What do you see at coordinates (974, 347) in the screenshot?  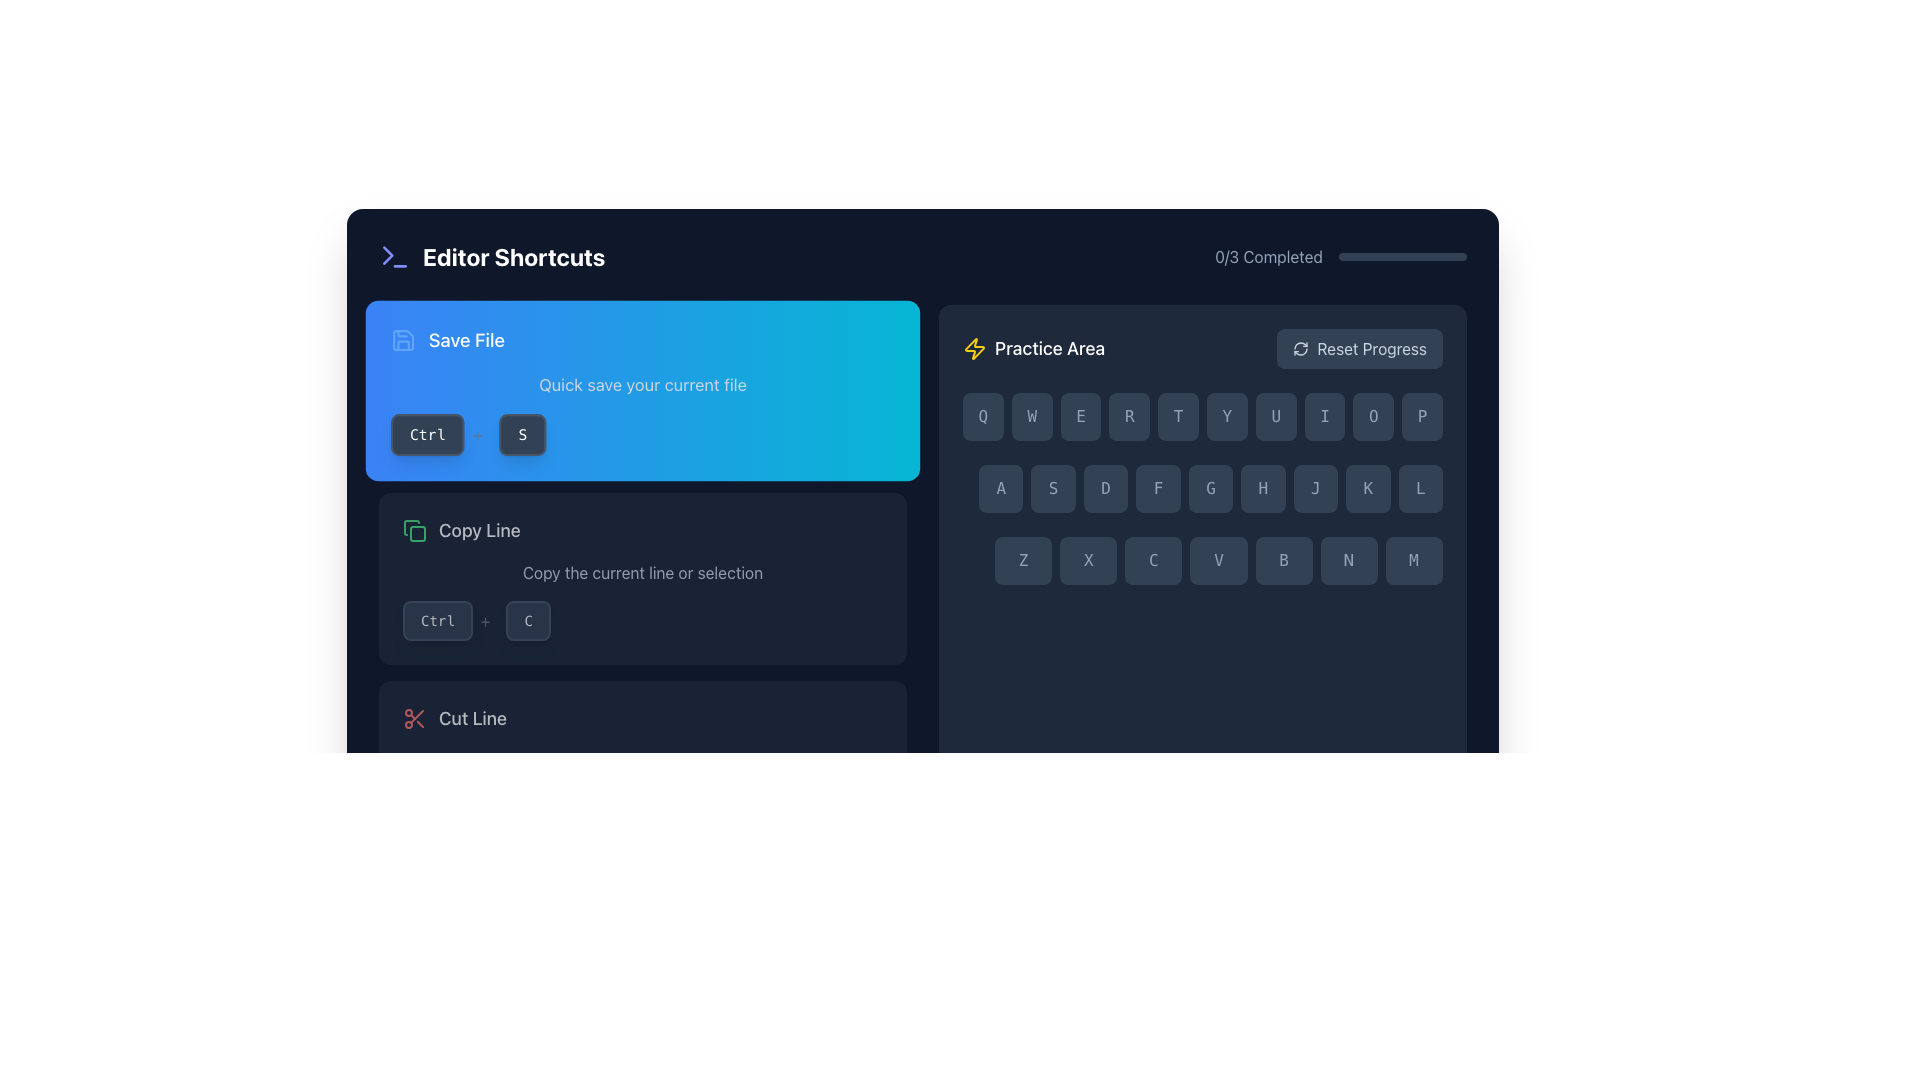 I see `the visual representation of the icon located in the header of the Practice Area section, near the center on the right side of the interface` at bounding box center [974, 347].